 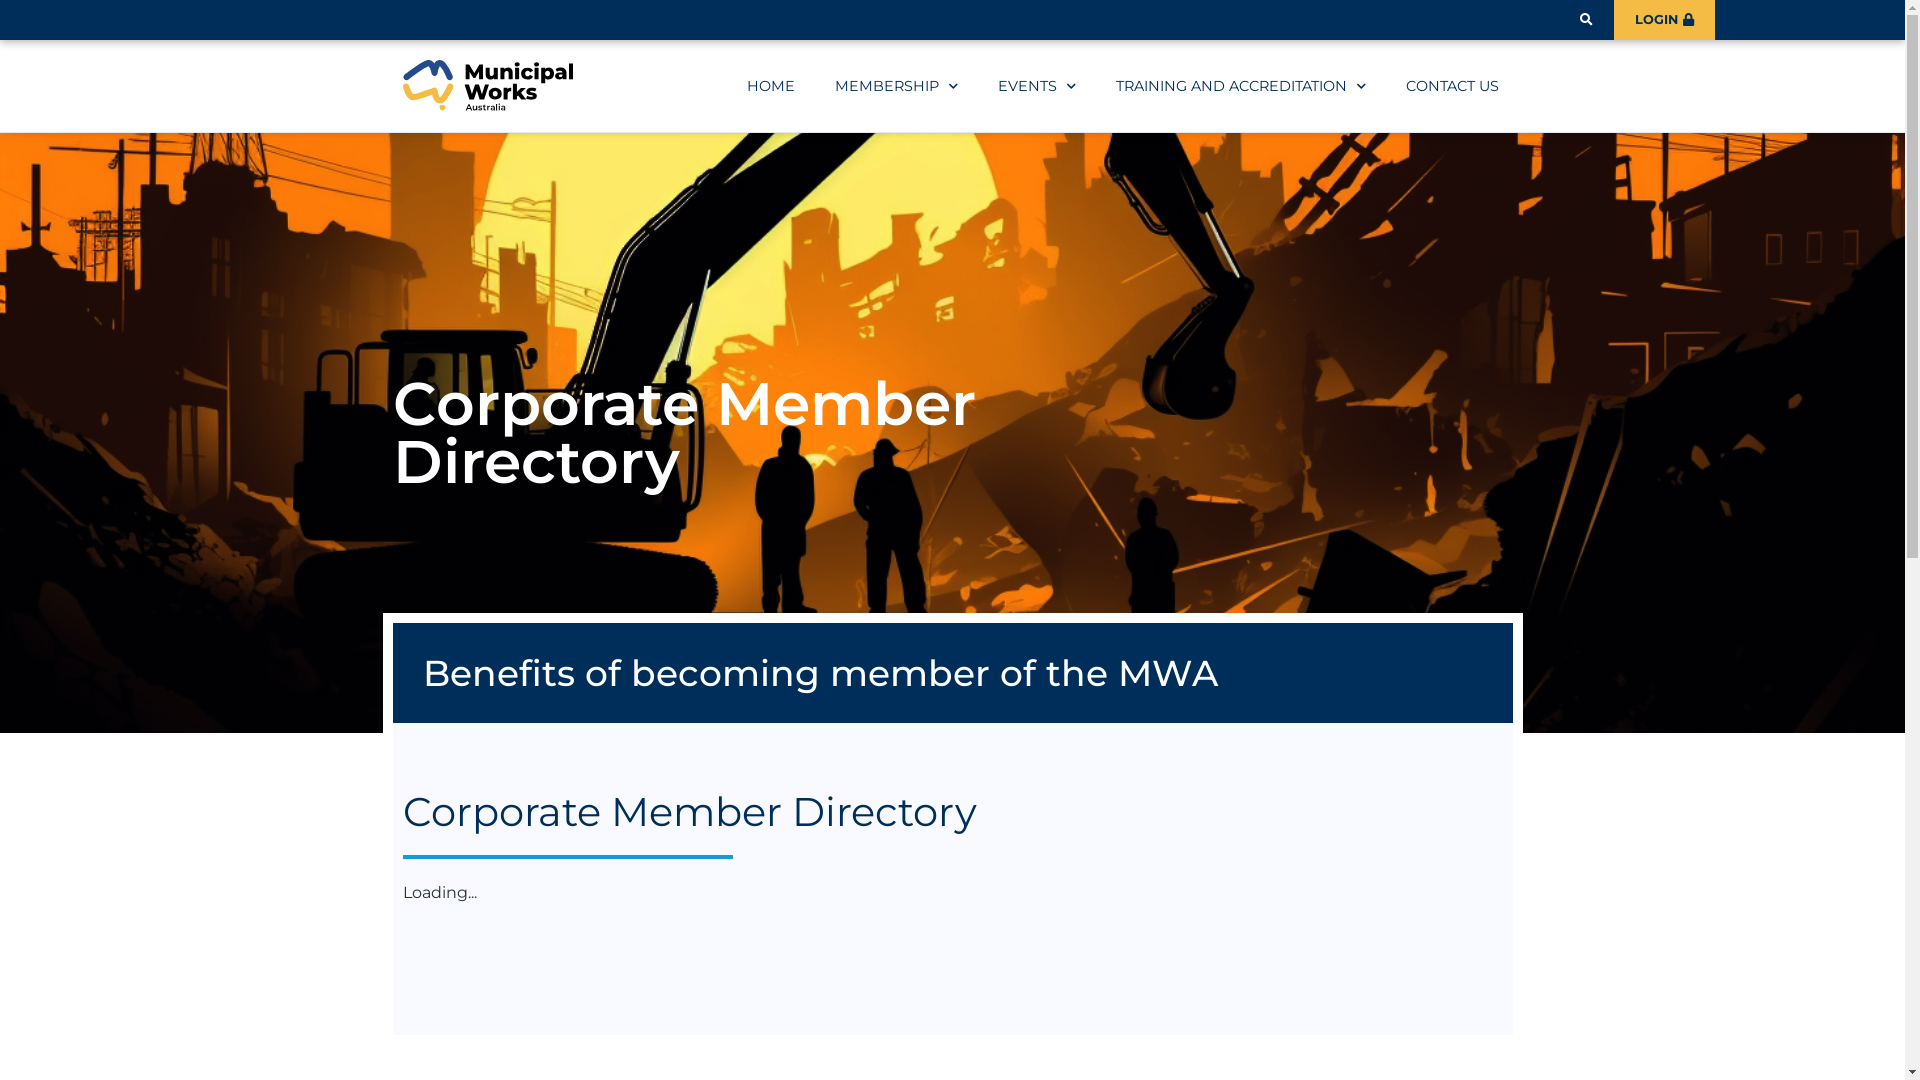 I want to click on 'HOME', so click(x=770, y=84).